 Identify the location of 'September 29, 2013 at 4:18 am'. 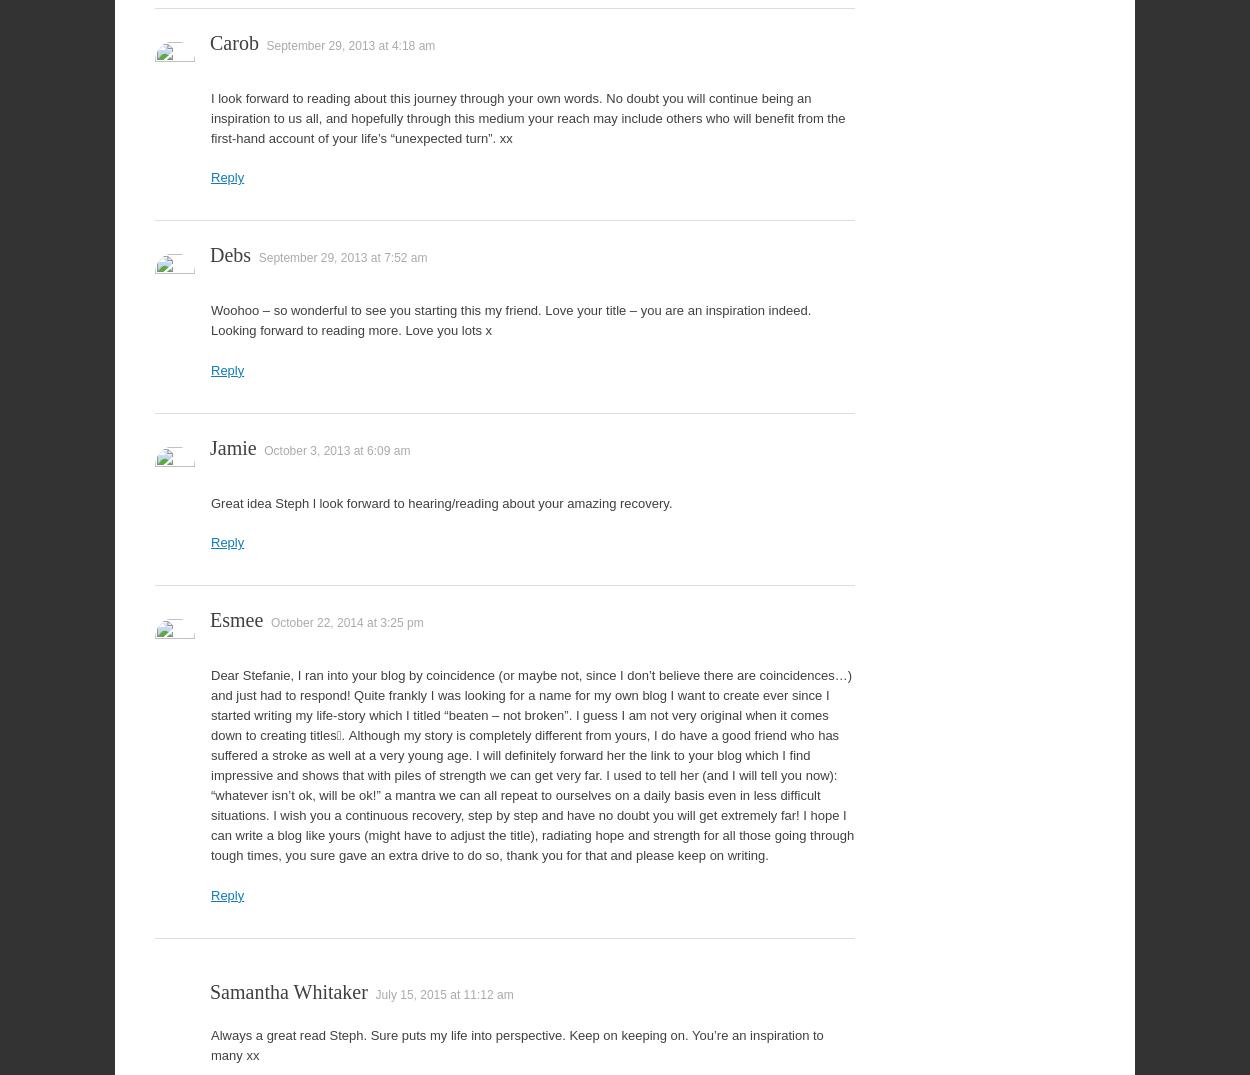
(349, 44).